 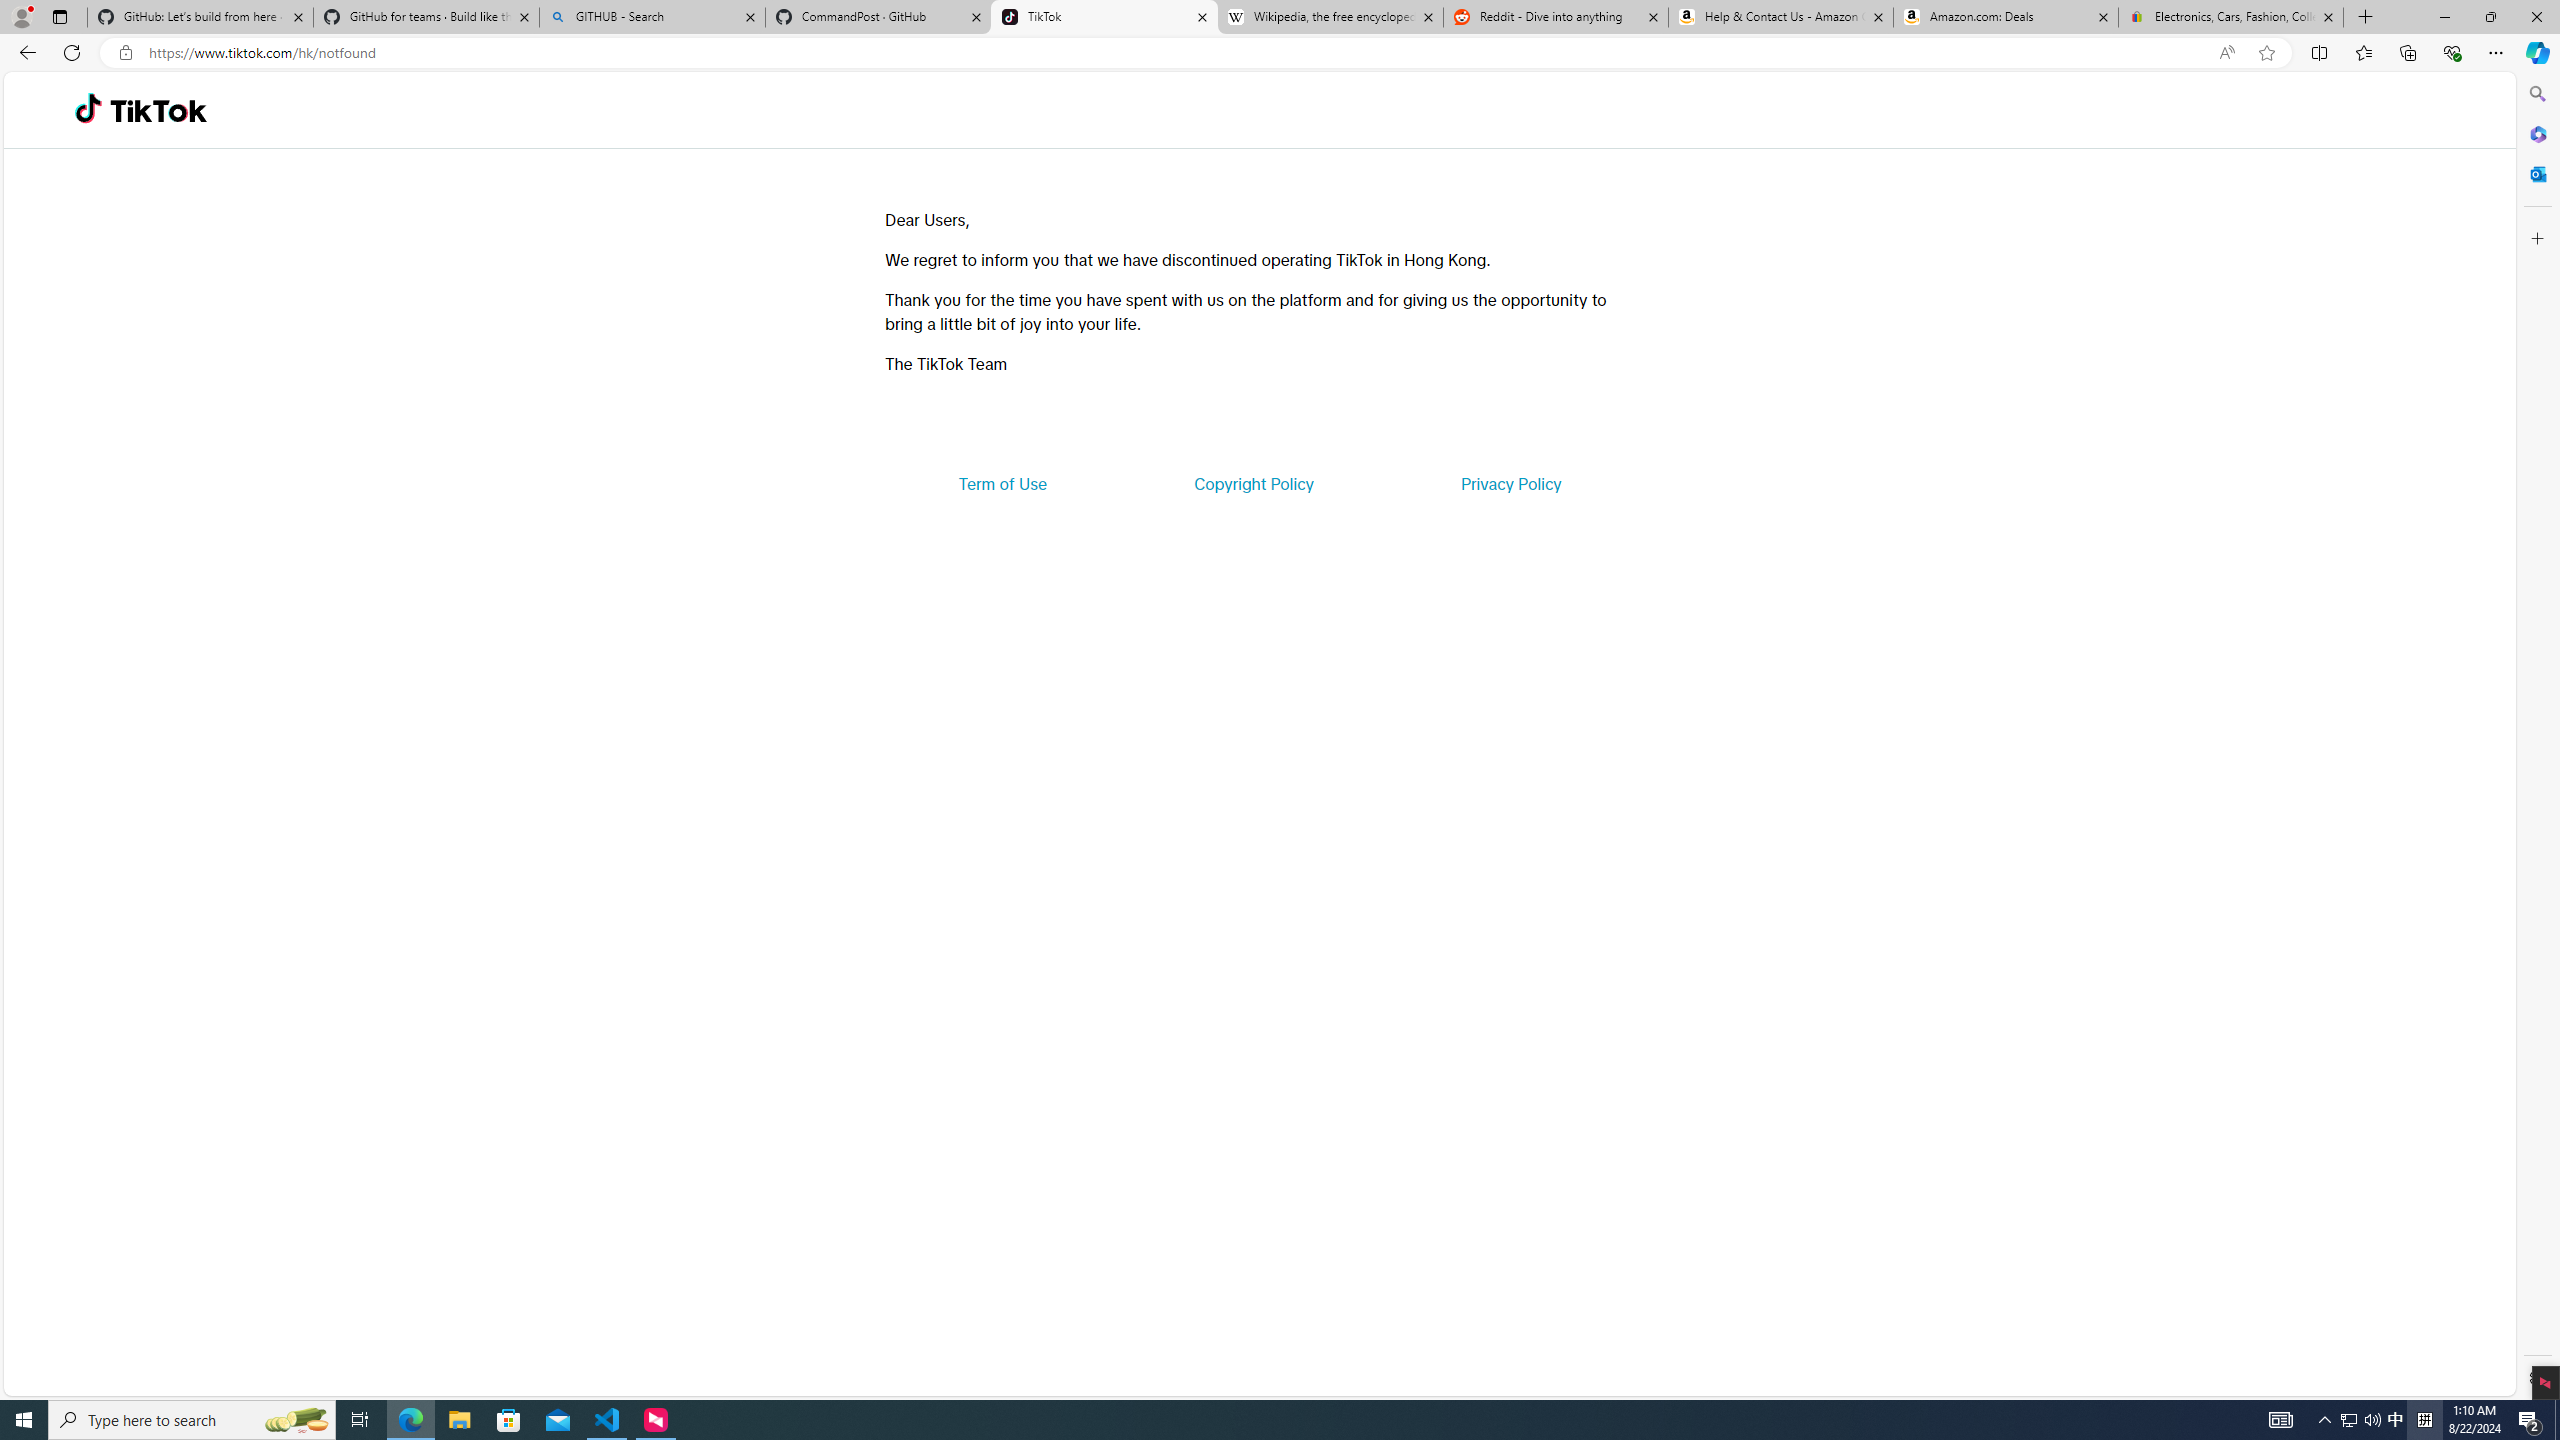 I want to click on 'Electronics, Cars, Fashion, Collectibles & More | eBay', so click(x=2230, y=16).